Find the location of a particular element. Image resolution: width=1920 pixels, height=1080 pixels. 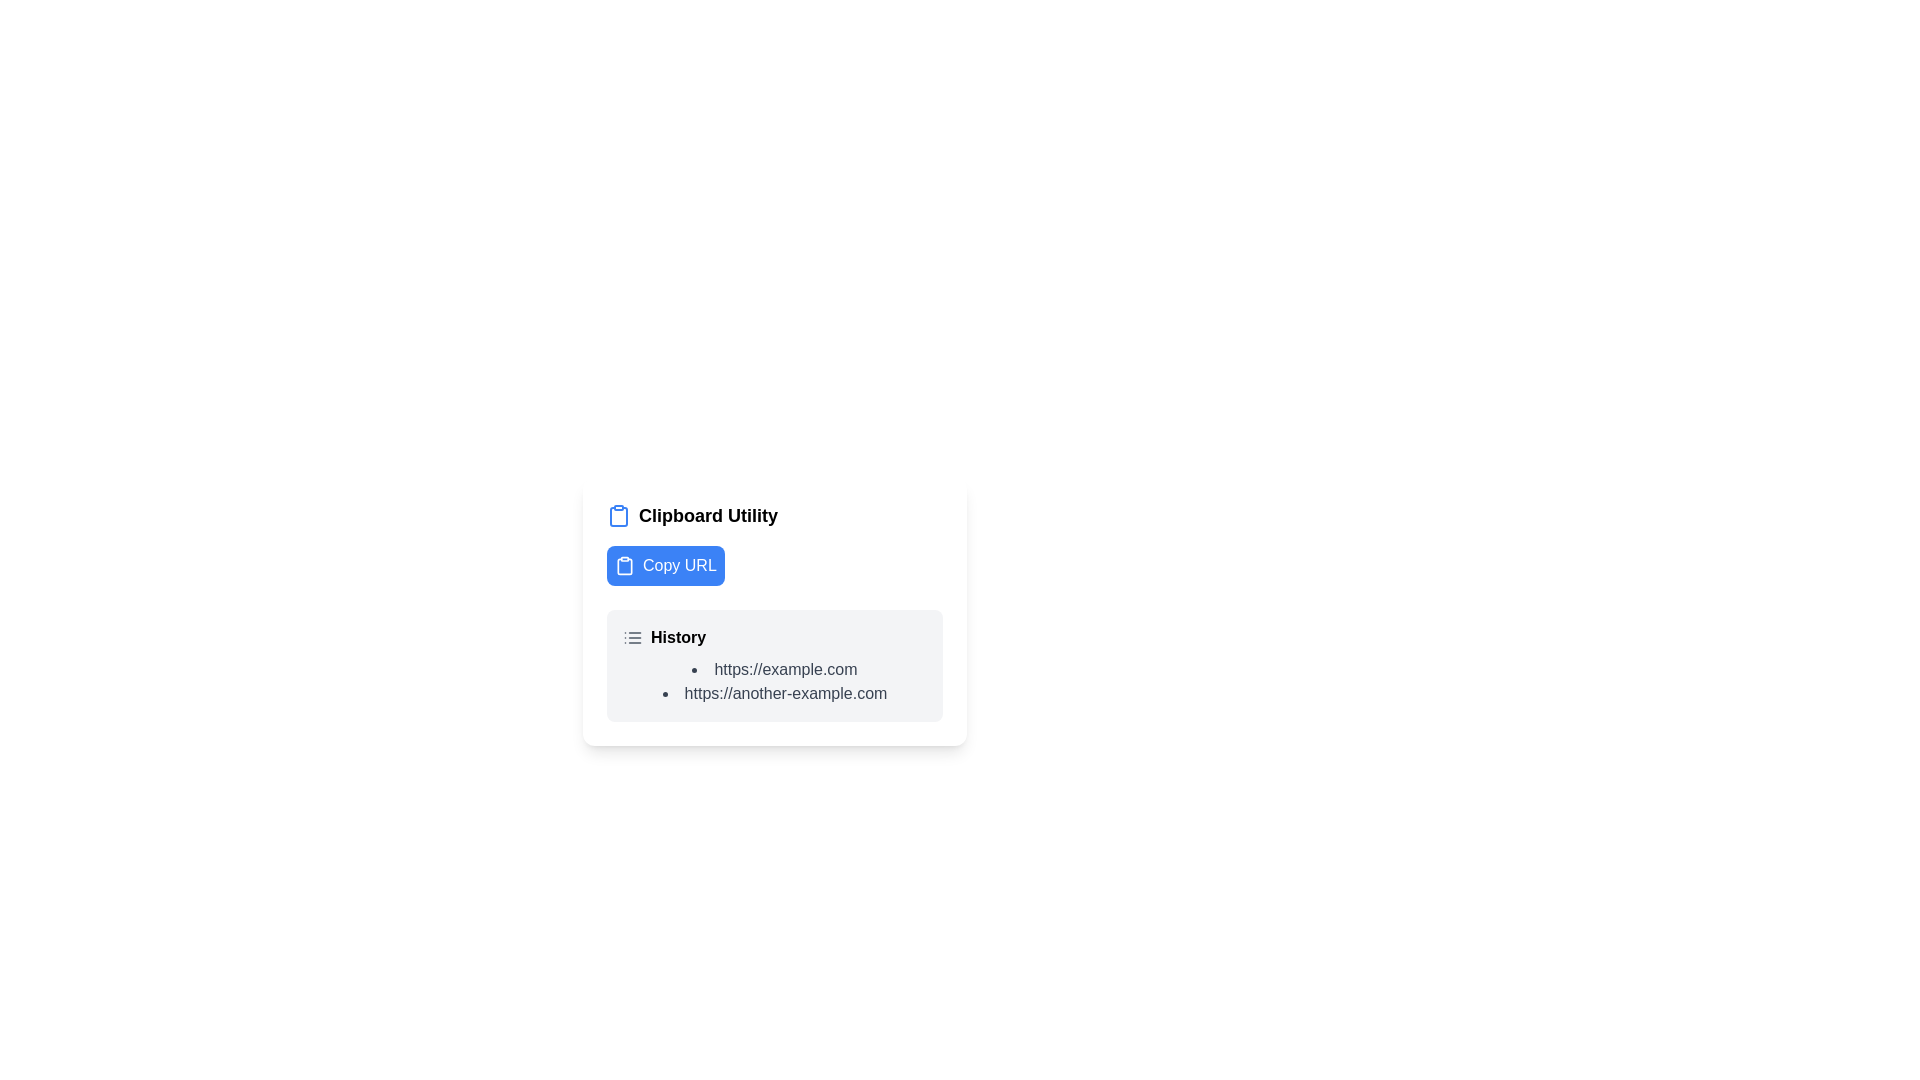

the clipboard icon with a blue background and white stroke, located to the left of the 'Copy URL' text is located at coordinates (623, 566).